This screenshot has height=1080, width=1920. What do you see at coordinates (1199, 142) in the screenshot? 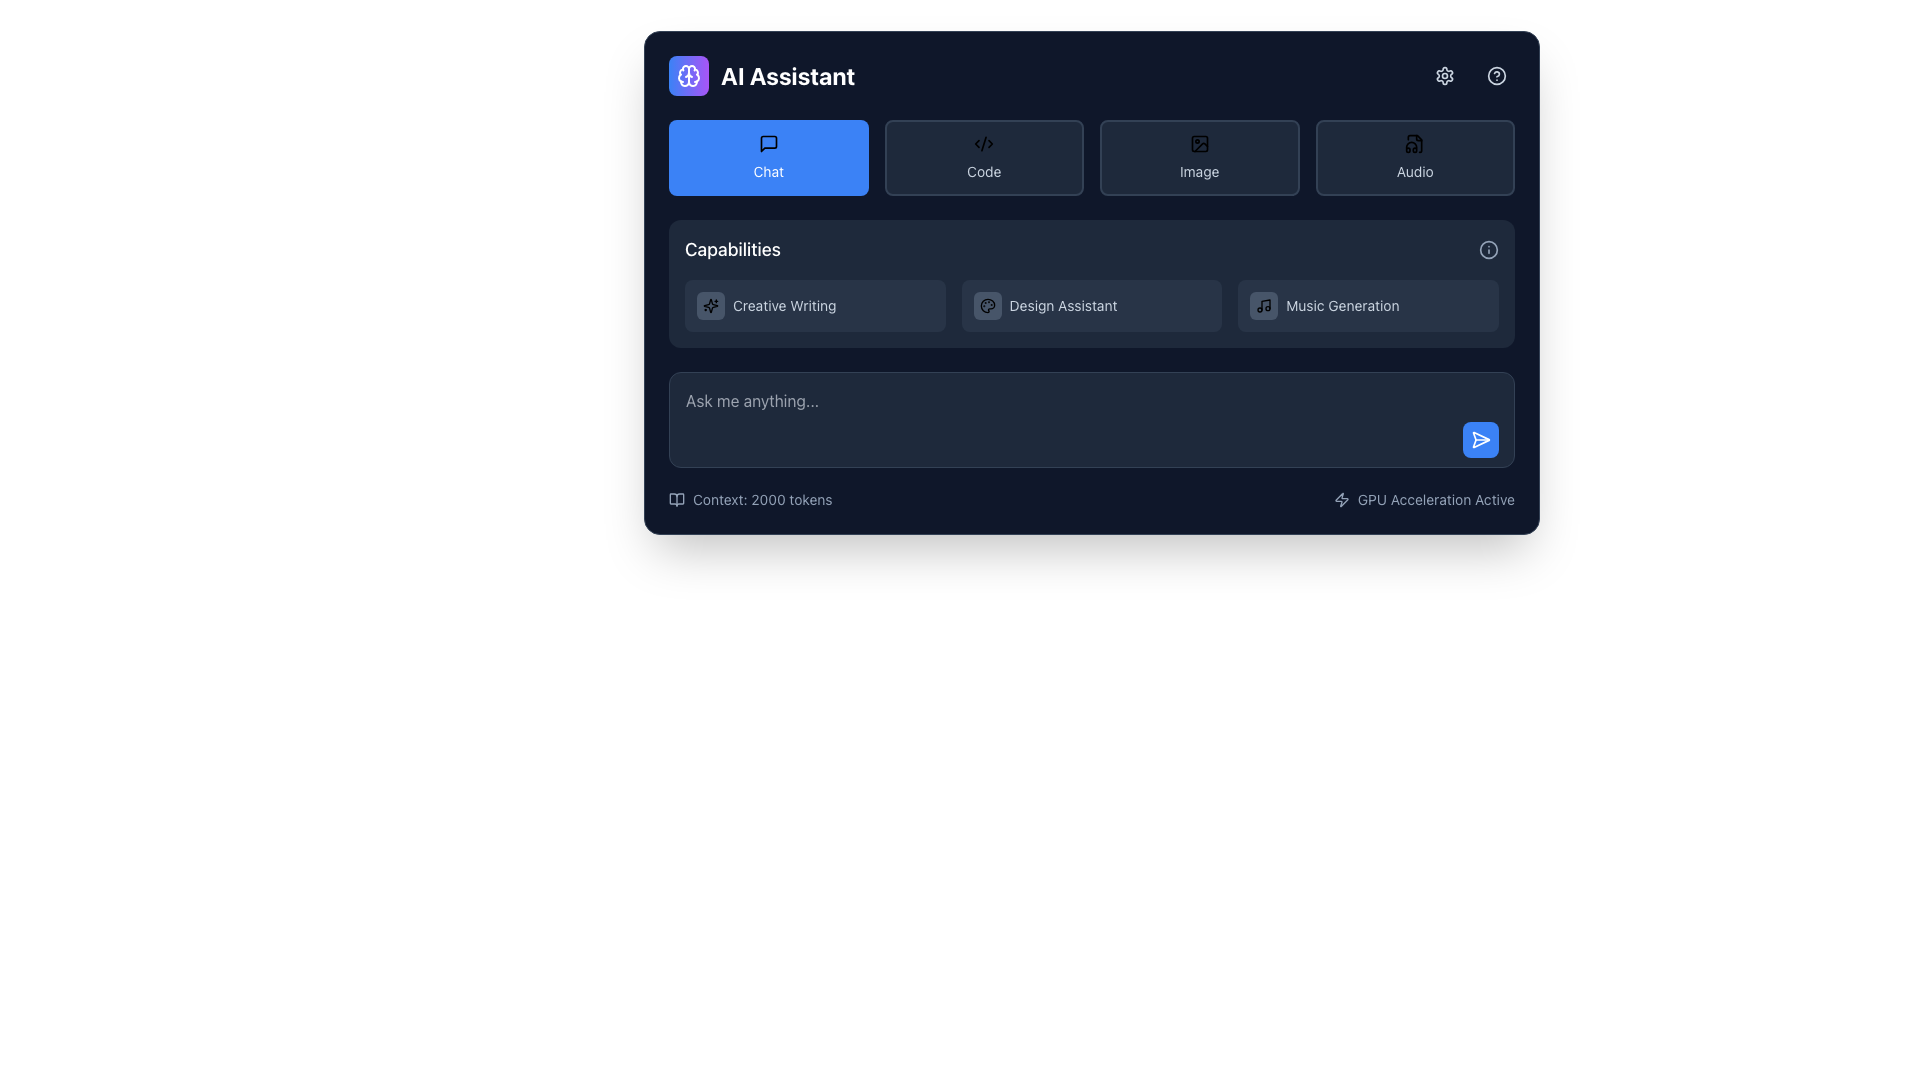
I see `the icon within the 'Image' button` at bounding box center [1199, 142].